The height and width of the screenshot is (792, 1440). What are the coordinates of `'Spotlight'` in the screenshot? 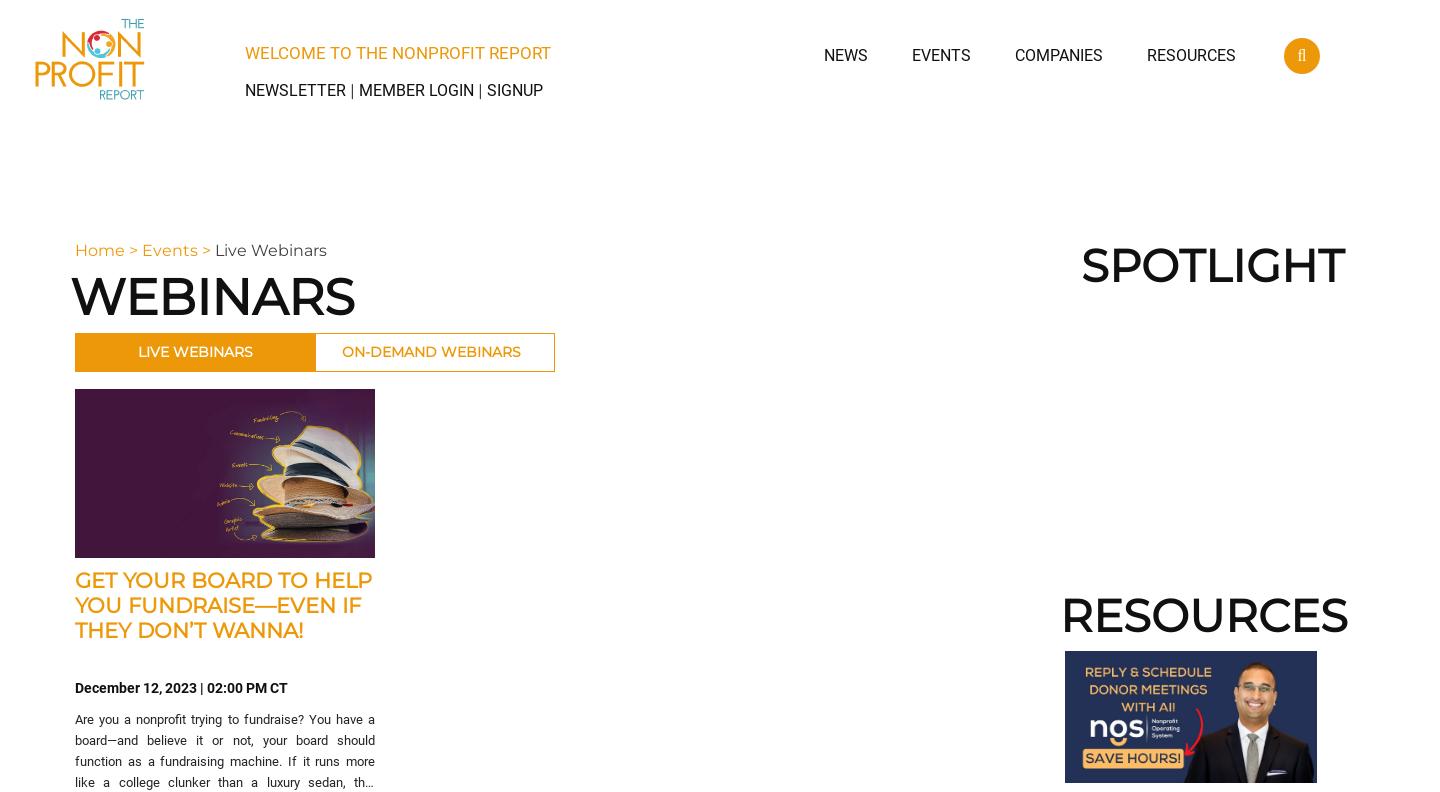 It's located at (1211, 265).